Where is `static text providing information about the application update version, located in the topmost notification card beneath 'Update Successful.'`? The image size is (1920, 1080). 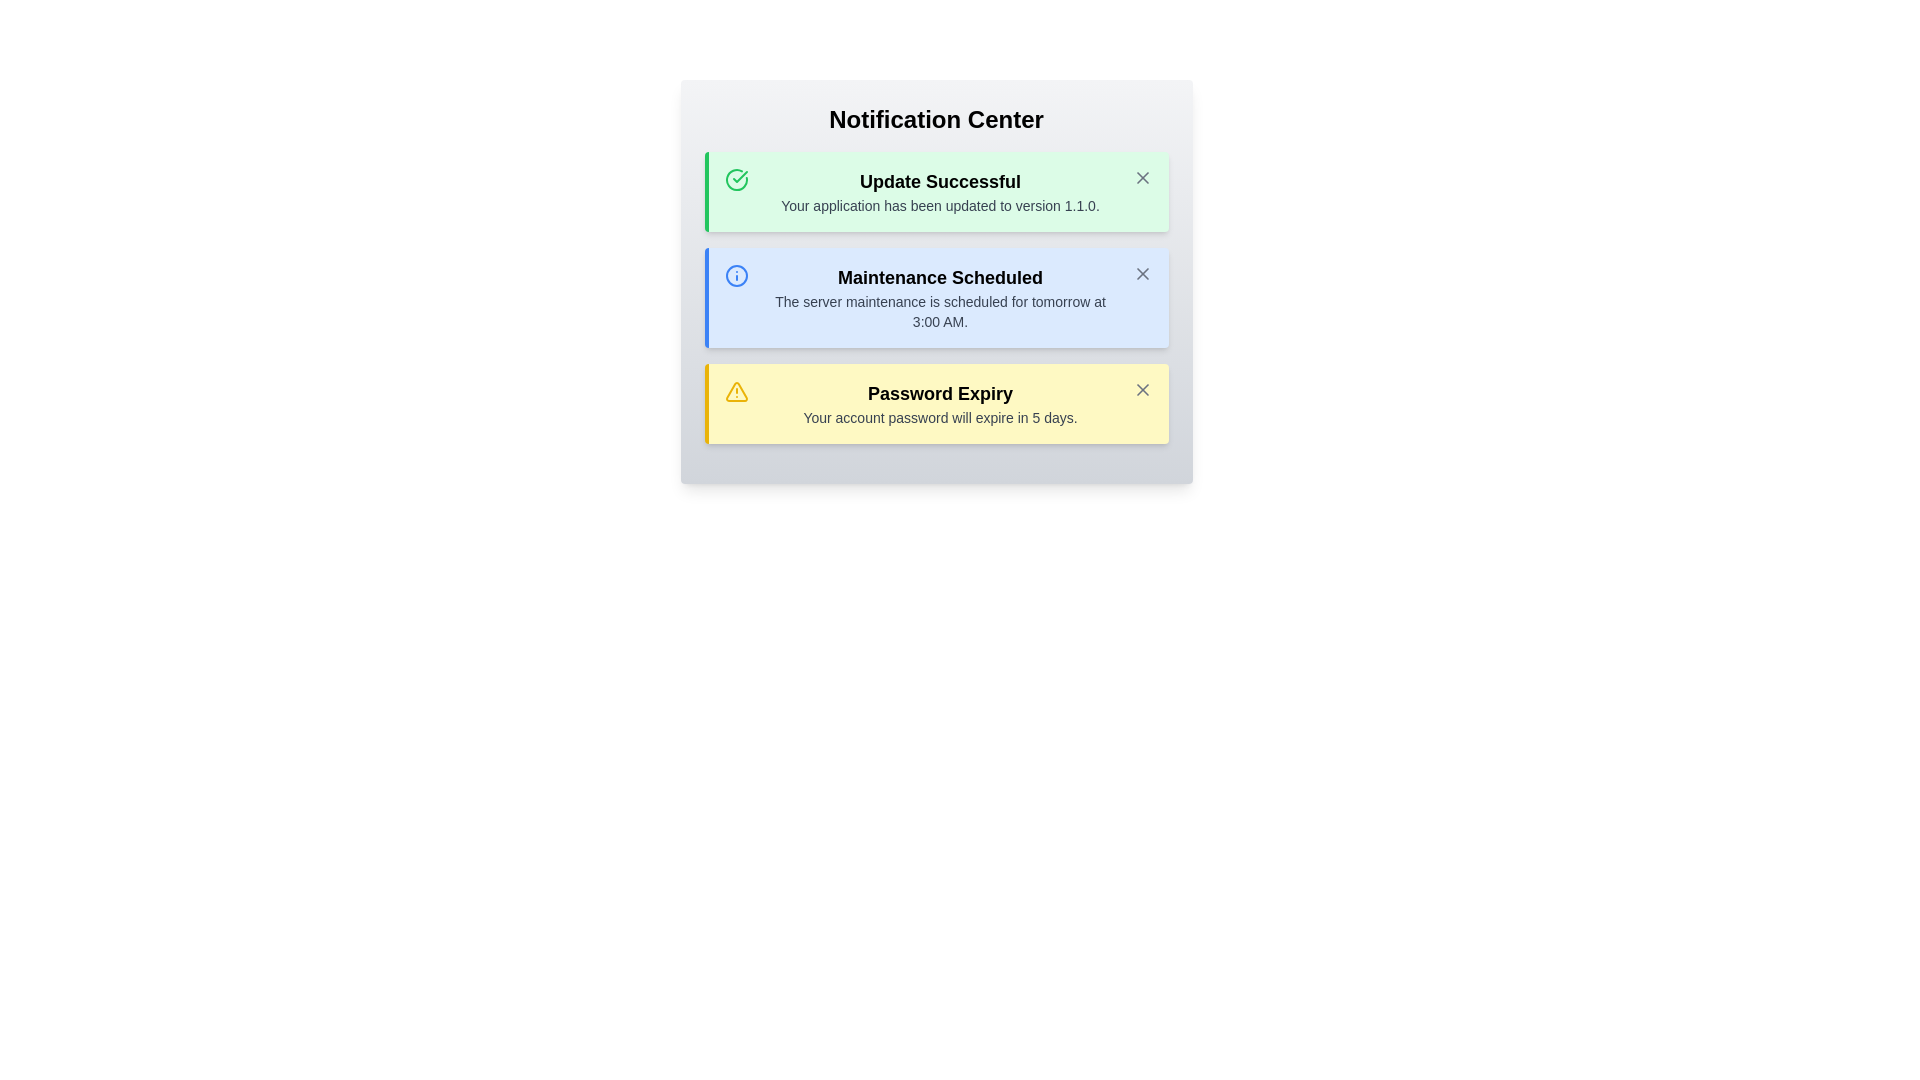 static text providing information about the application update version, located in the topmost notification card beneath 'Update Successful.' is located at coordinates (939, 205).